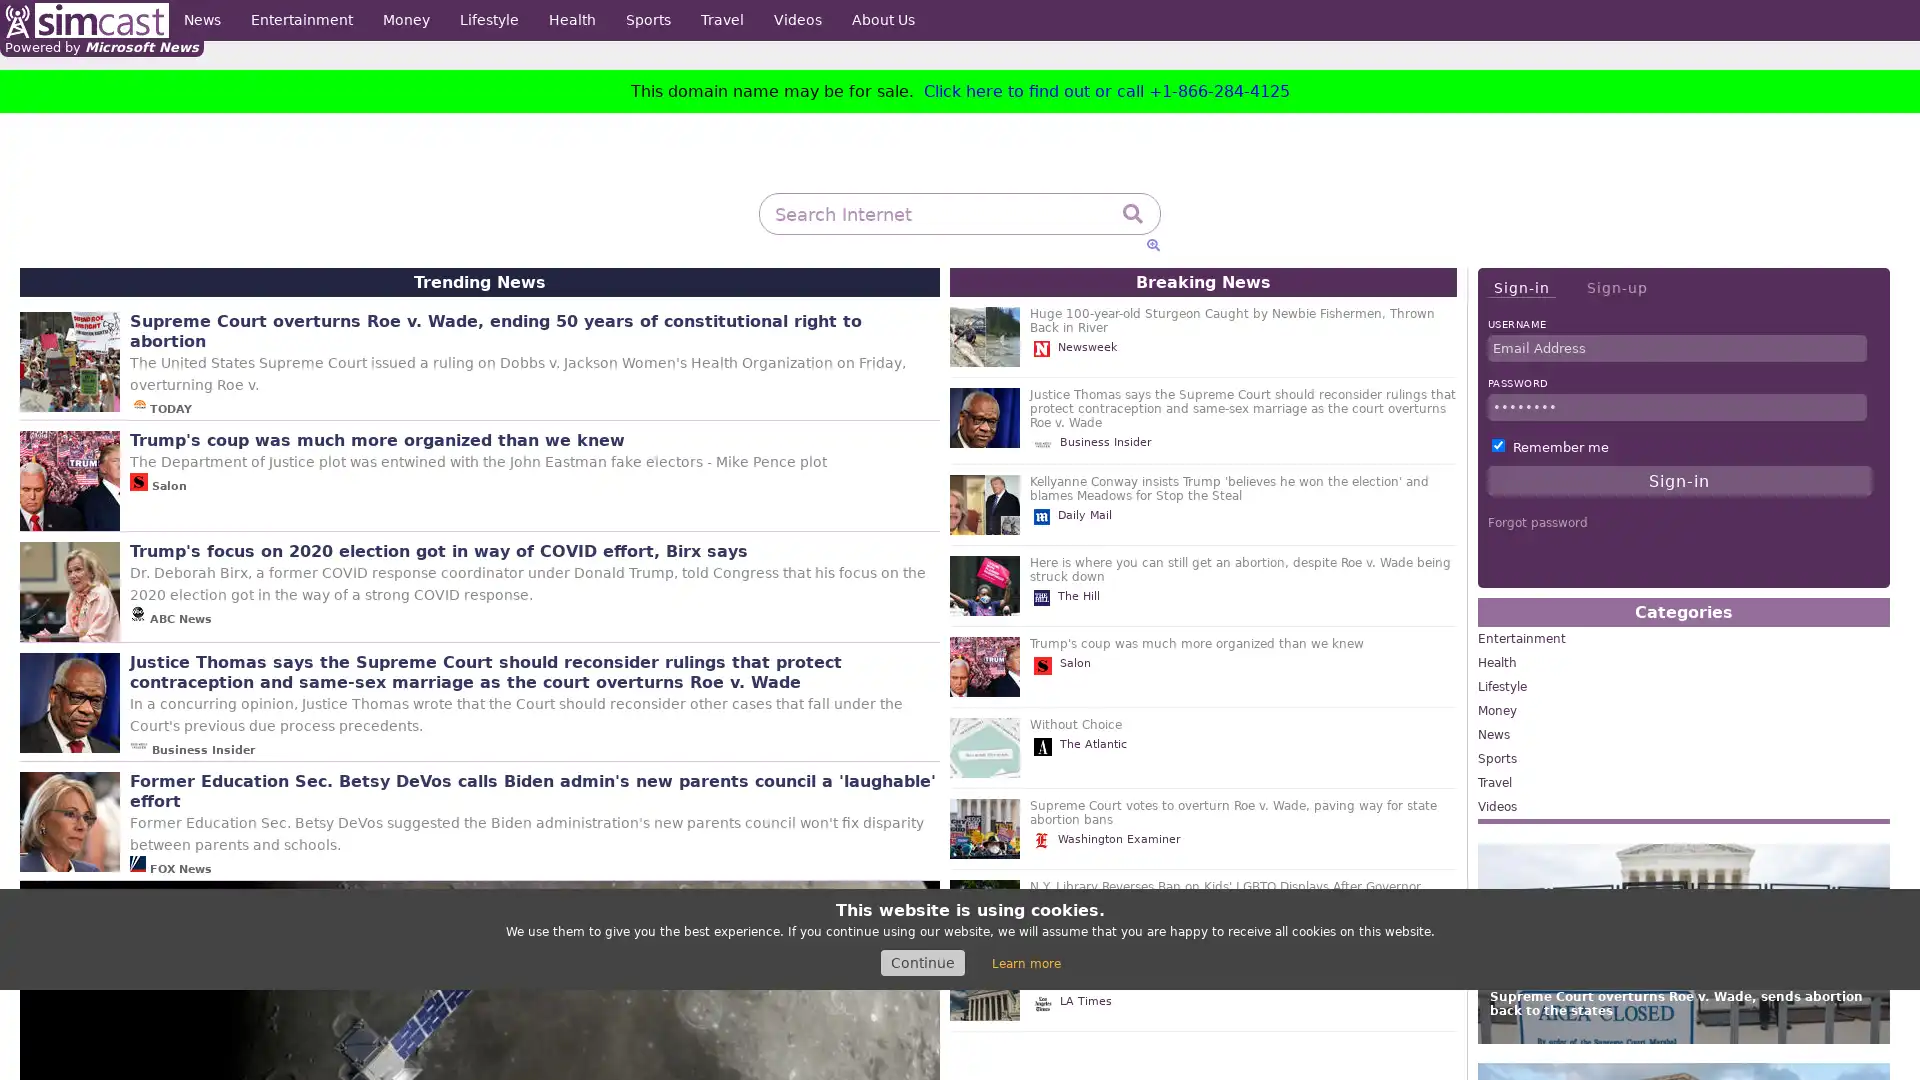  Describe the element at coordinates (1679, 481) in the screenshot. I see `Sign-in` at that location.